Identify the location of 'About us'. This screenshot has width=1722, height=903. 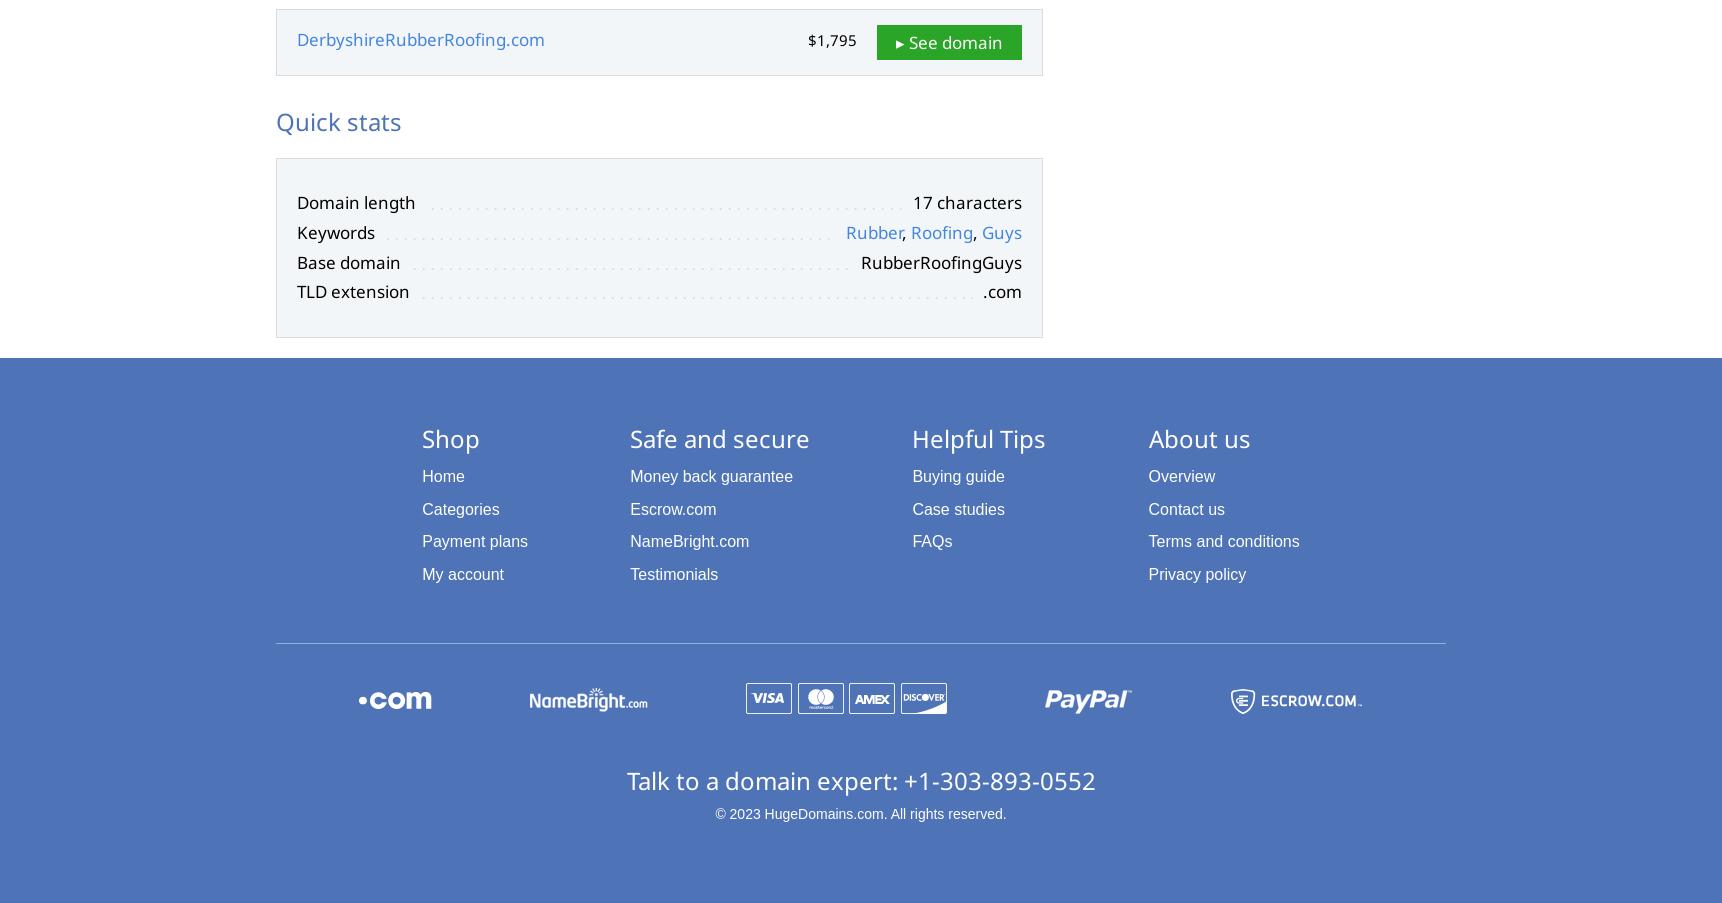
(1198, 436).